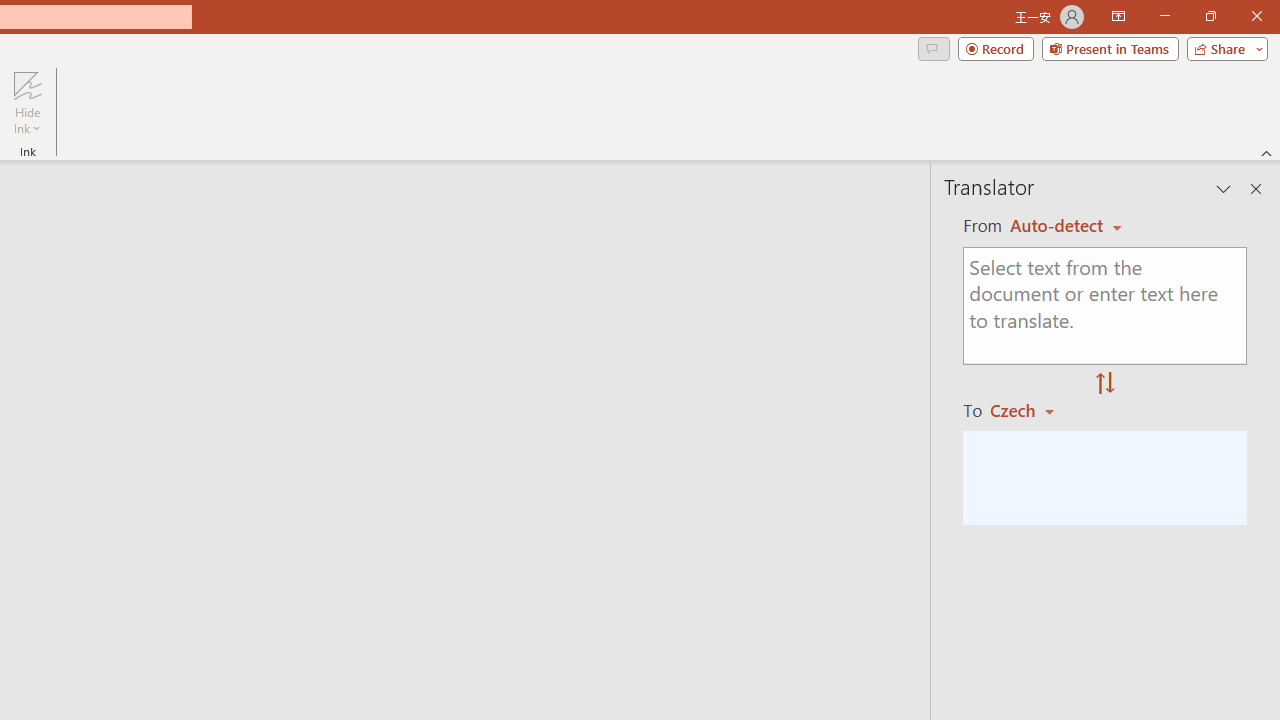  What do you see at coordinates (1031, 409) in the screenshot?
I see `'Czech'` at bounding box center [1031, 409].